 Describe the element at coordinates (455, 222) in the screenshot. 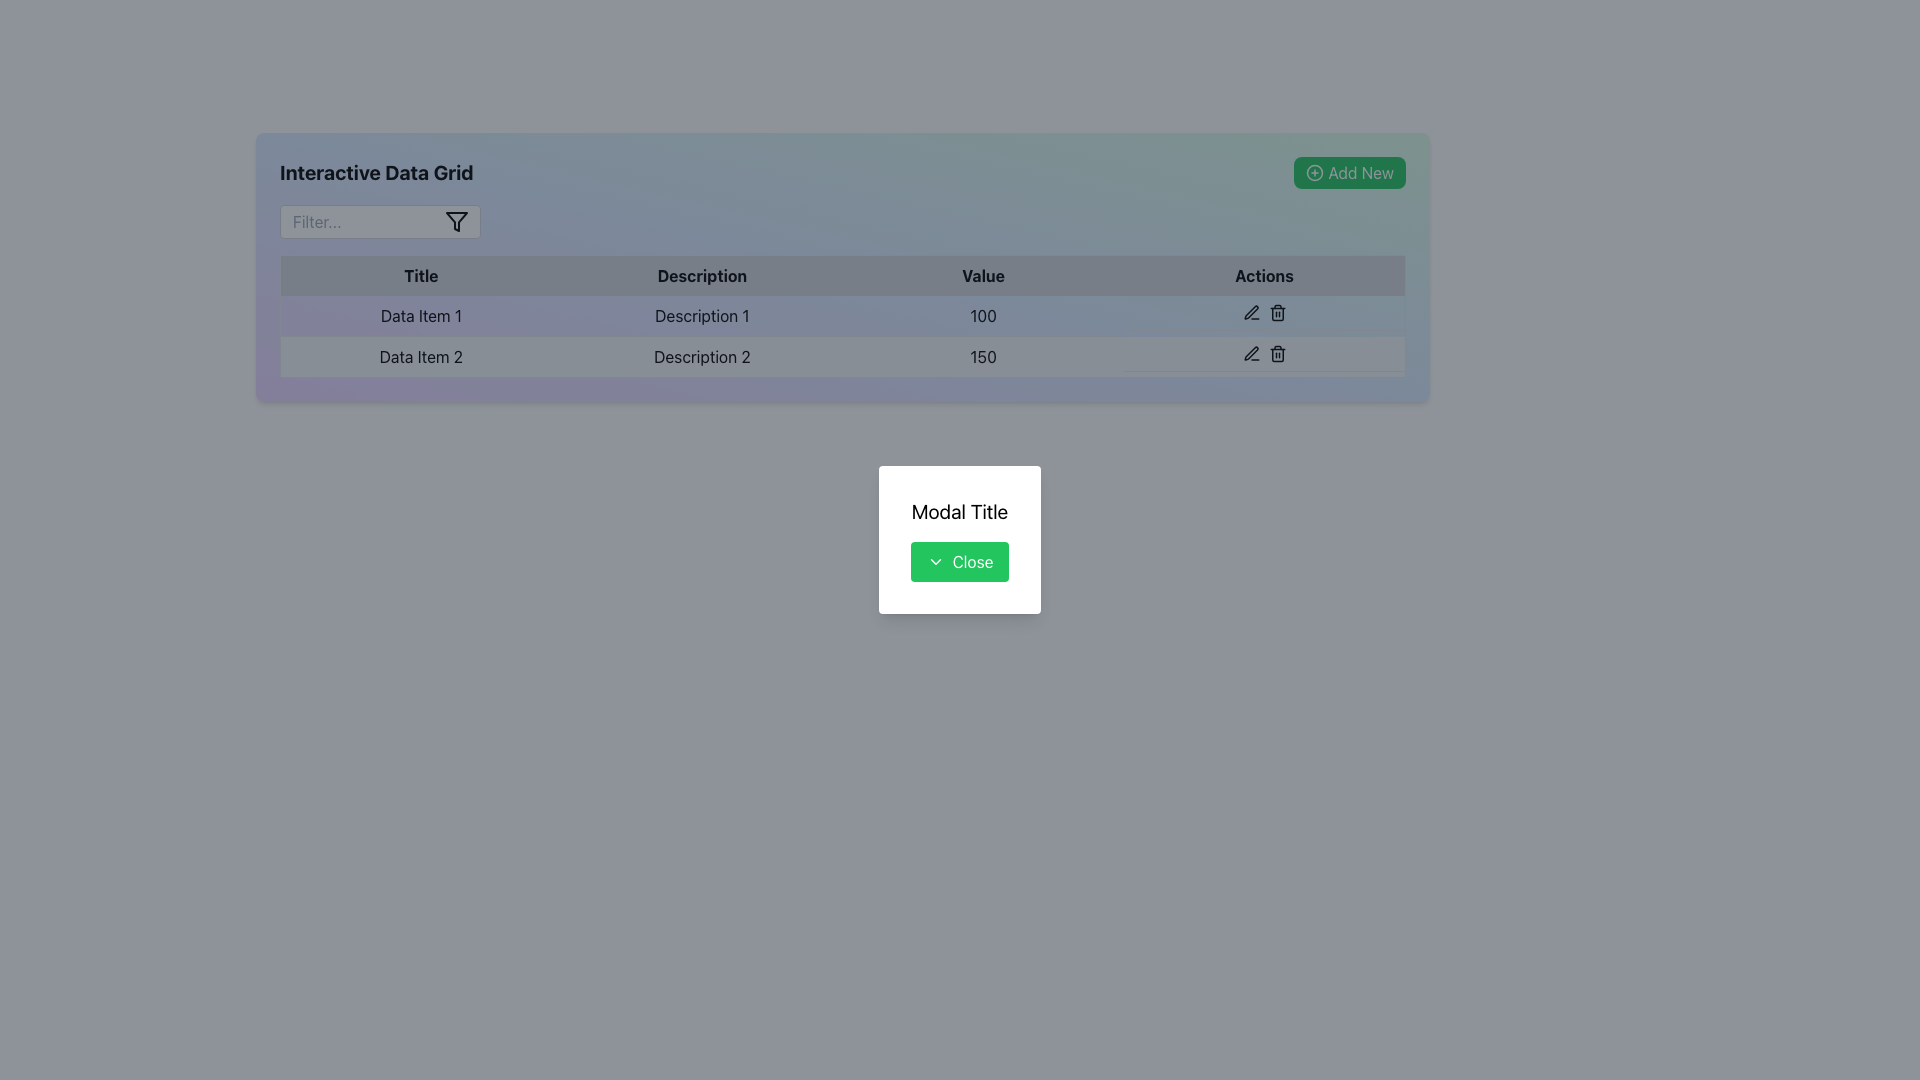

I see `the filter icon, which resembles a funnel, located at the right edge of the filter input field to apply or toggle a filter` at that location.